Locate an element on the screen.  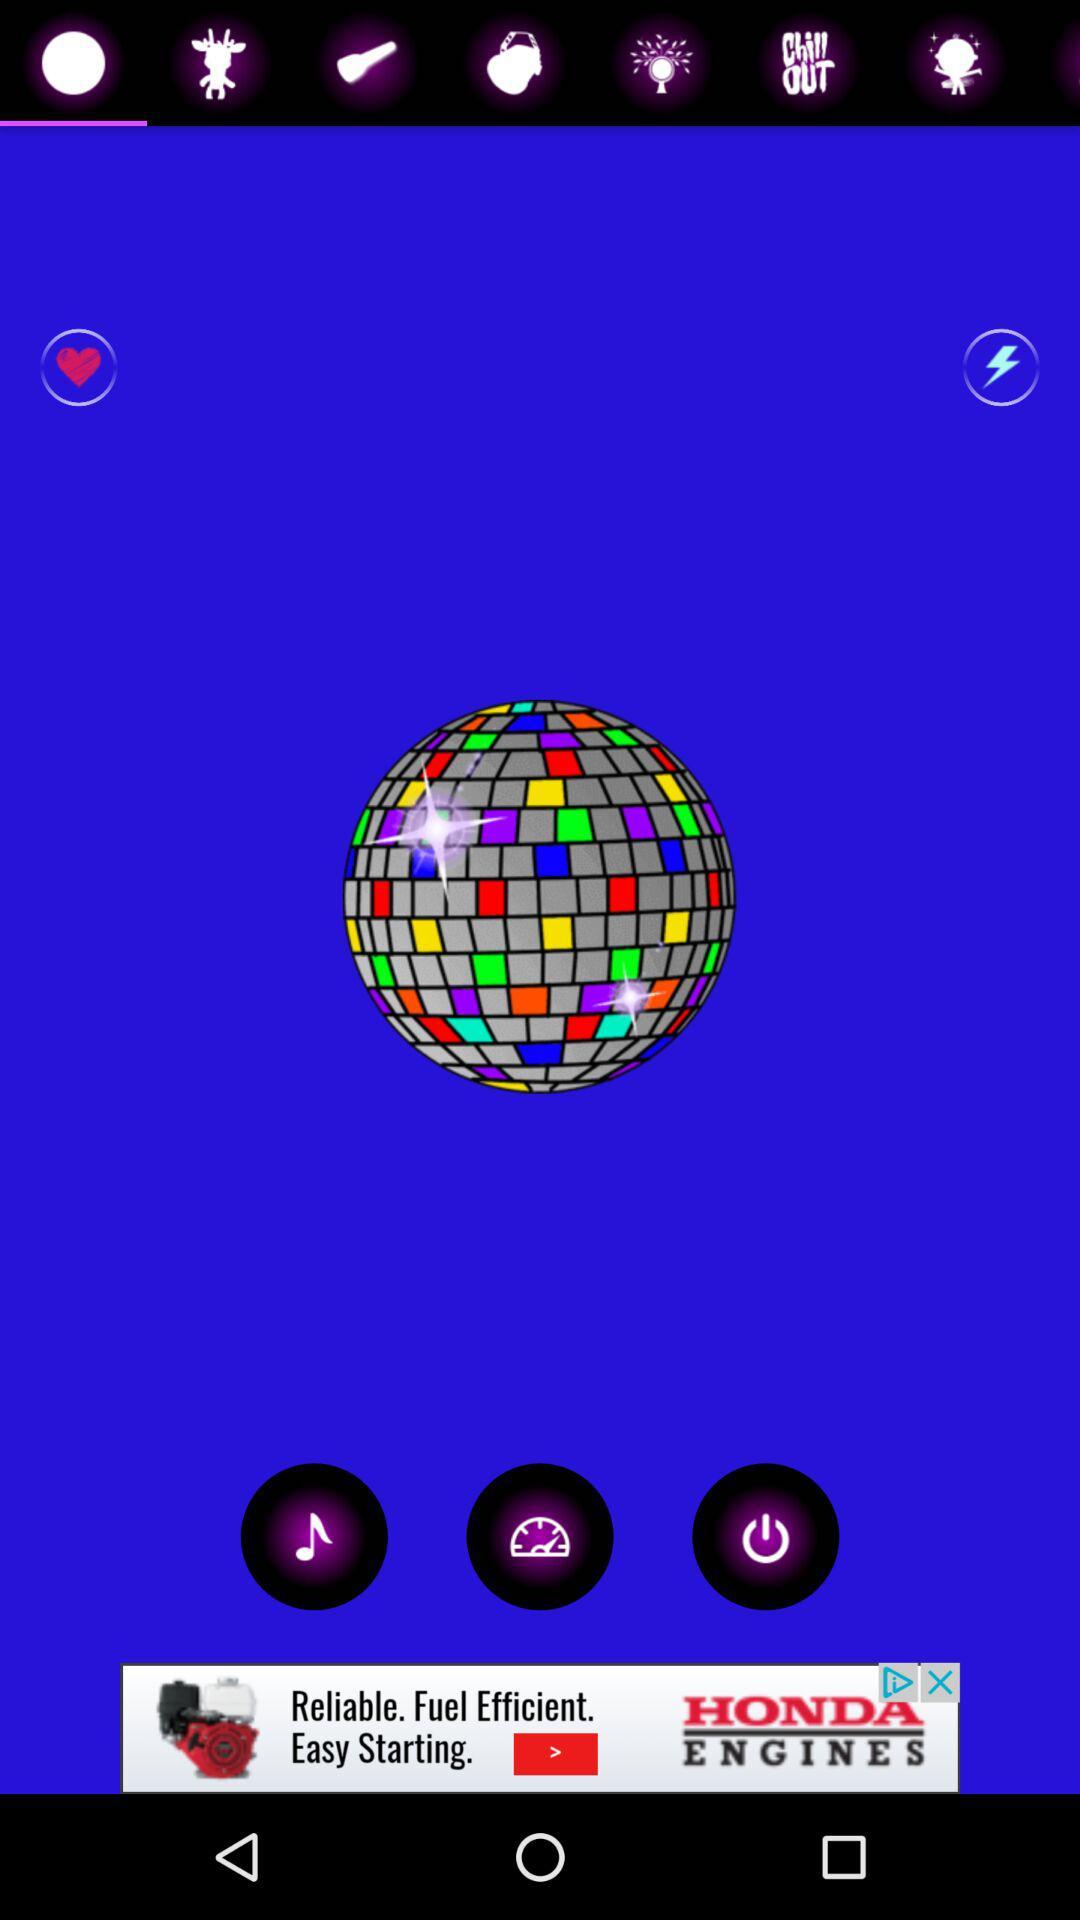
music is located at coordinates (314, 1535).